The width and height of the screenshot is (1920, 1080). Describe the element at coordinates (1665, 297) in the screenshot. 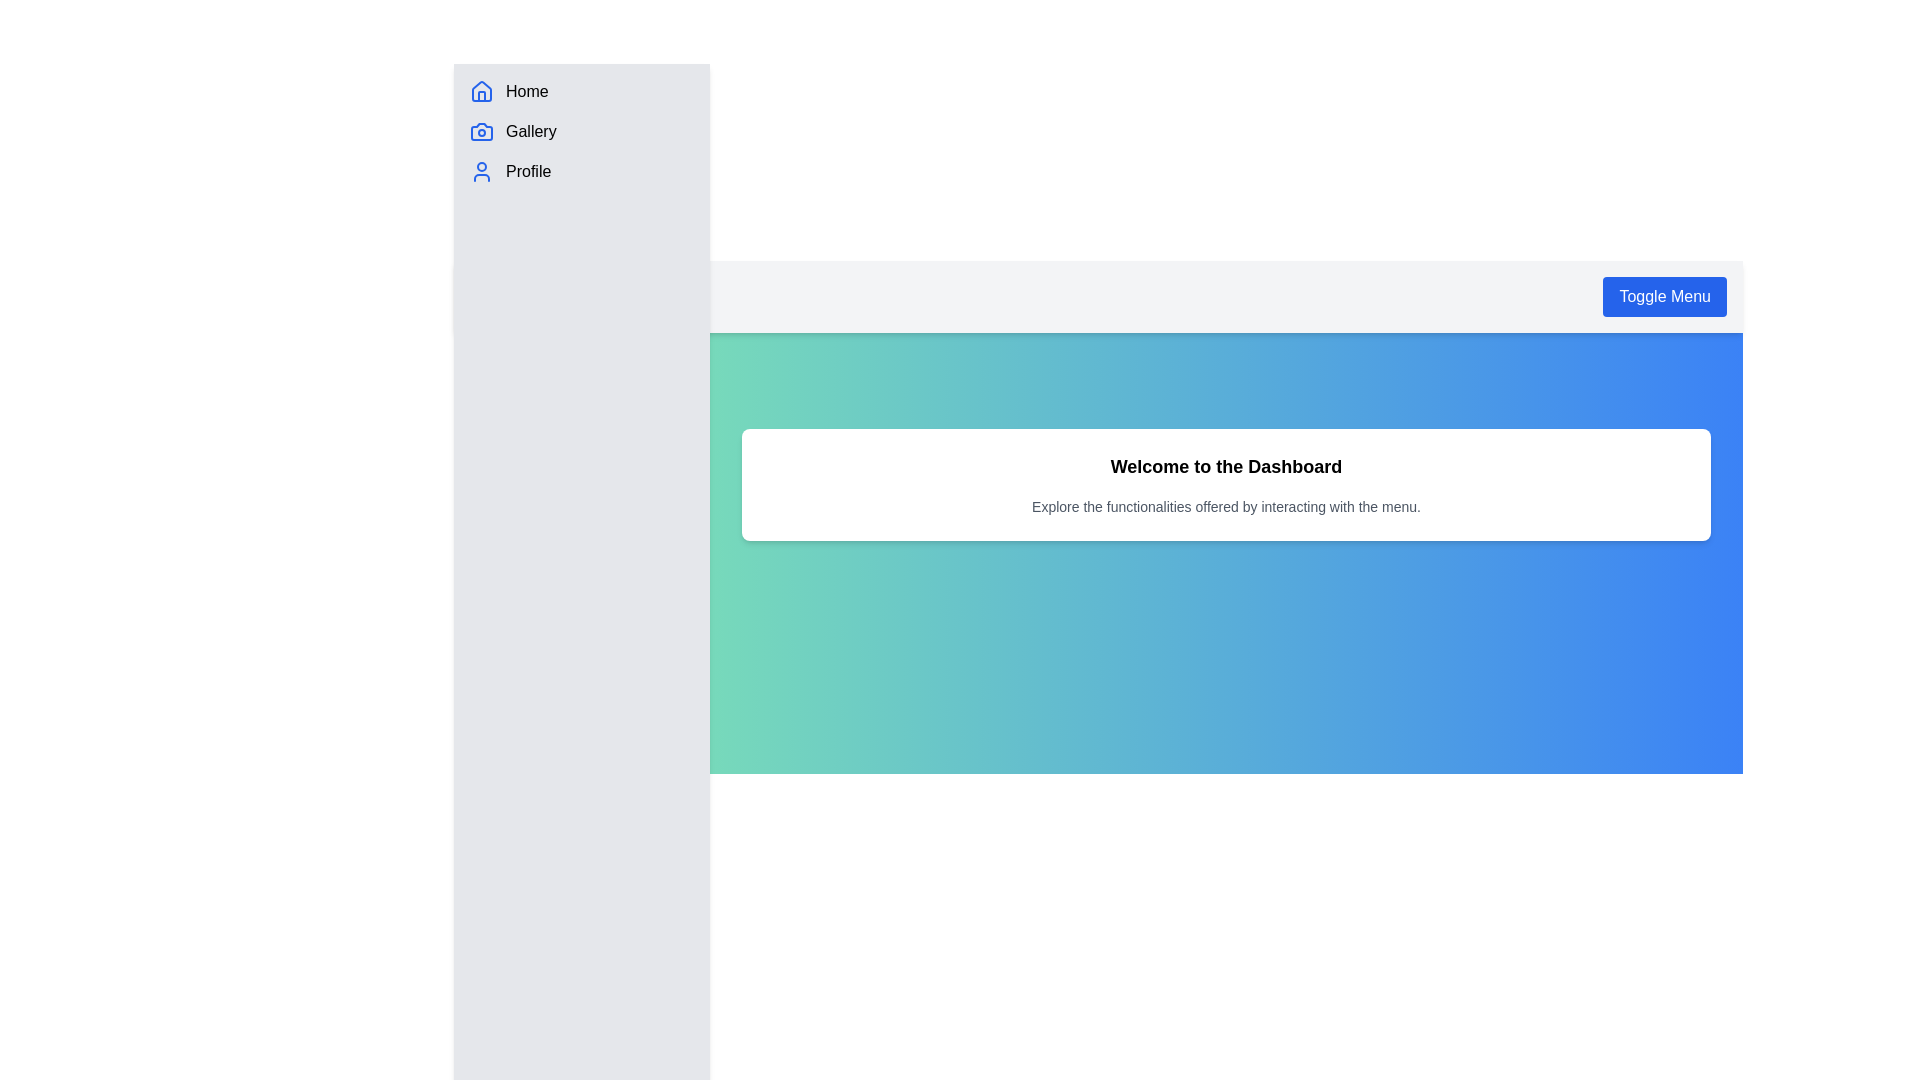

I see `the toggle button located at the top right corner of the interface` at that location.